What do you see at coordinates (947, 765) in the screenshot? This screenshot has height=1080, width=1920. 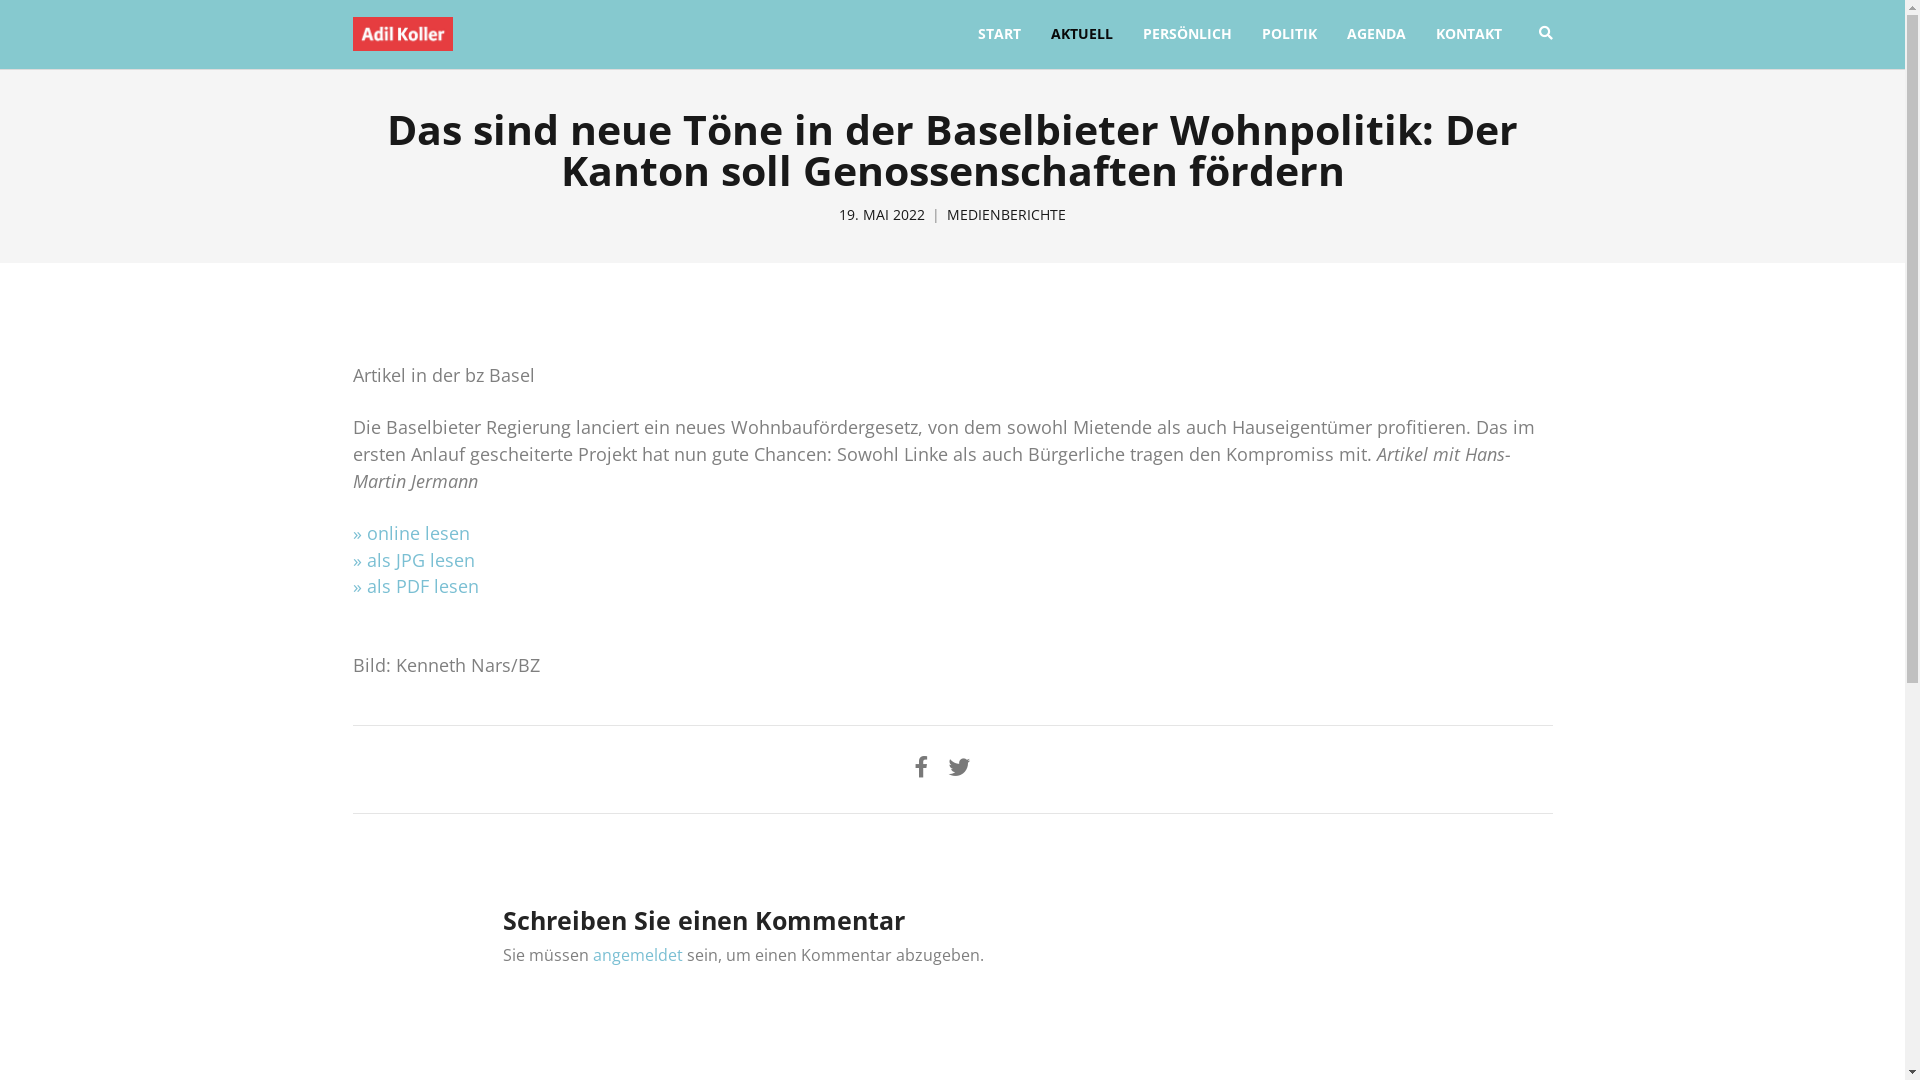 I see `'Share on Twitter'` at bounding box center [947, 765].